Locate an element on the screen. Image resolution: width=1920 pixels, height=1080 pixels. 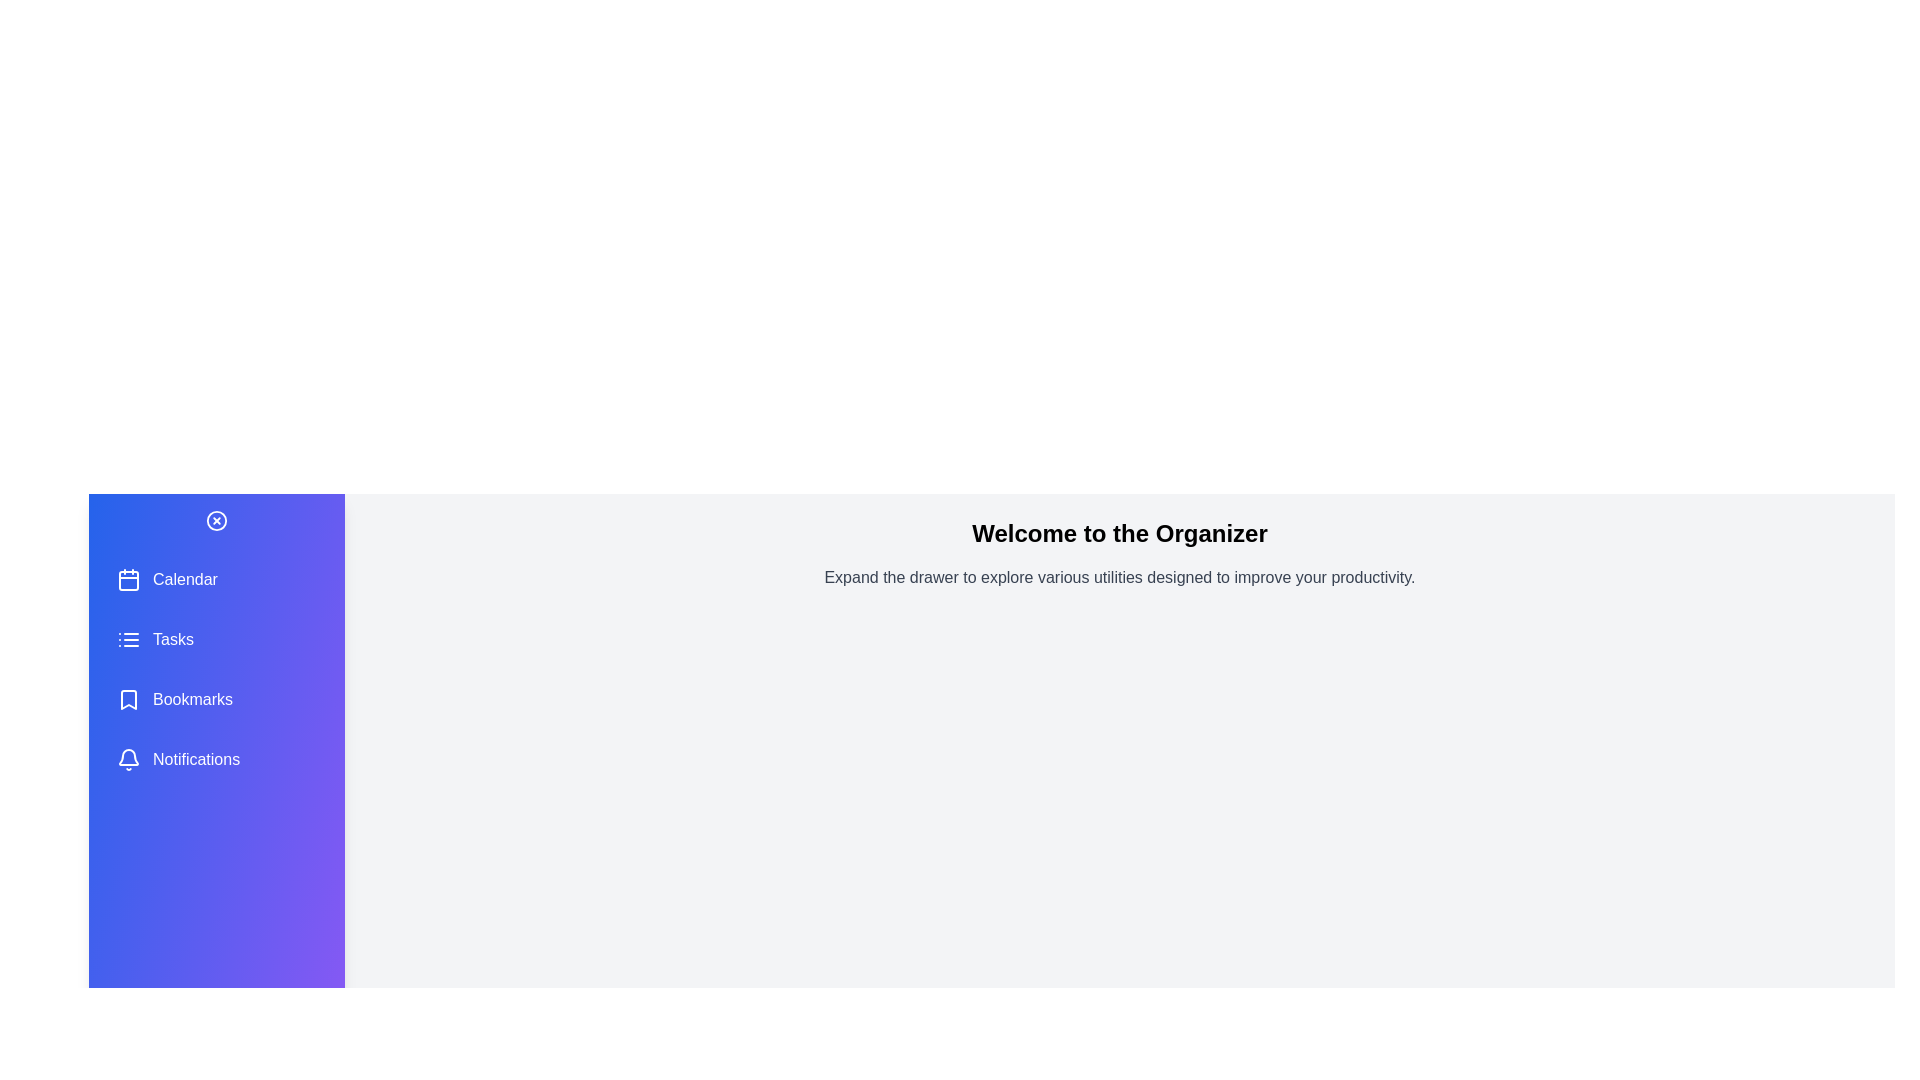
the utility option Calendar to select it is located at coordinates (216, 579).